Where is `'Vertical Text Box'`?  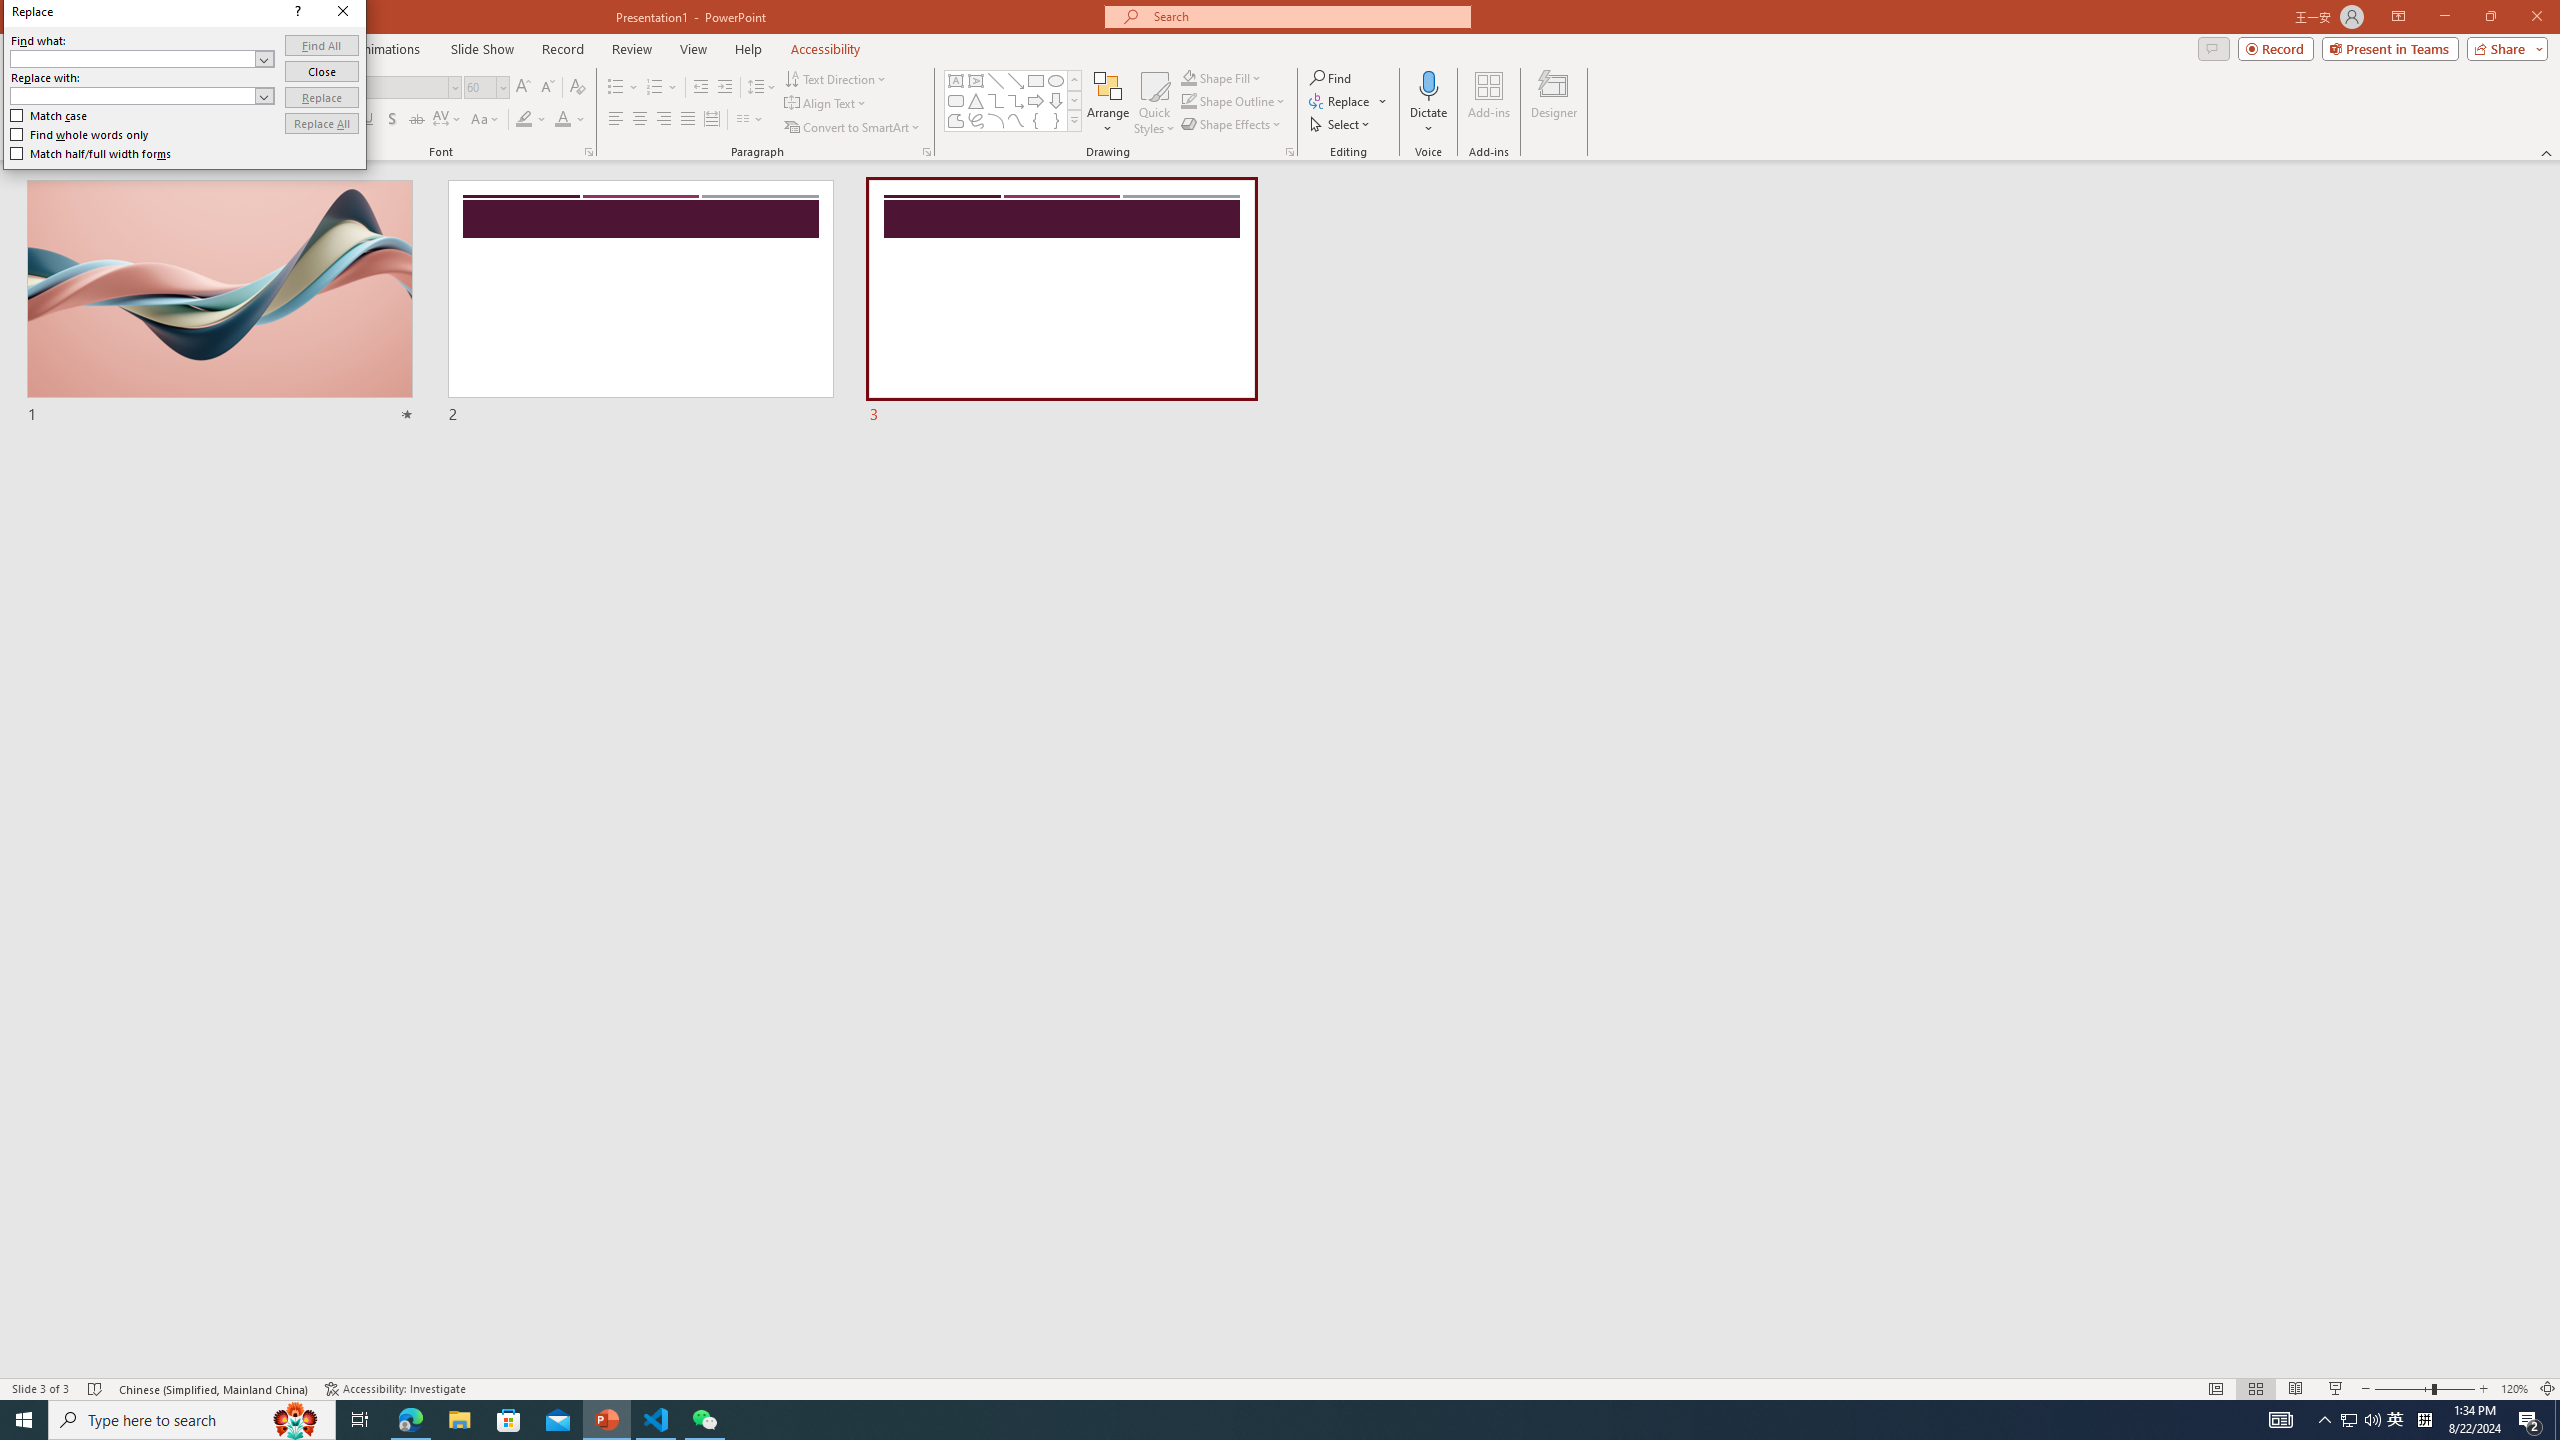 'Vertical Text Box' is located at coordinates (974, 80).